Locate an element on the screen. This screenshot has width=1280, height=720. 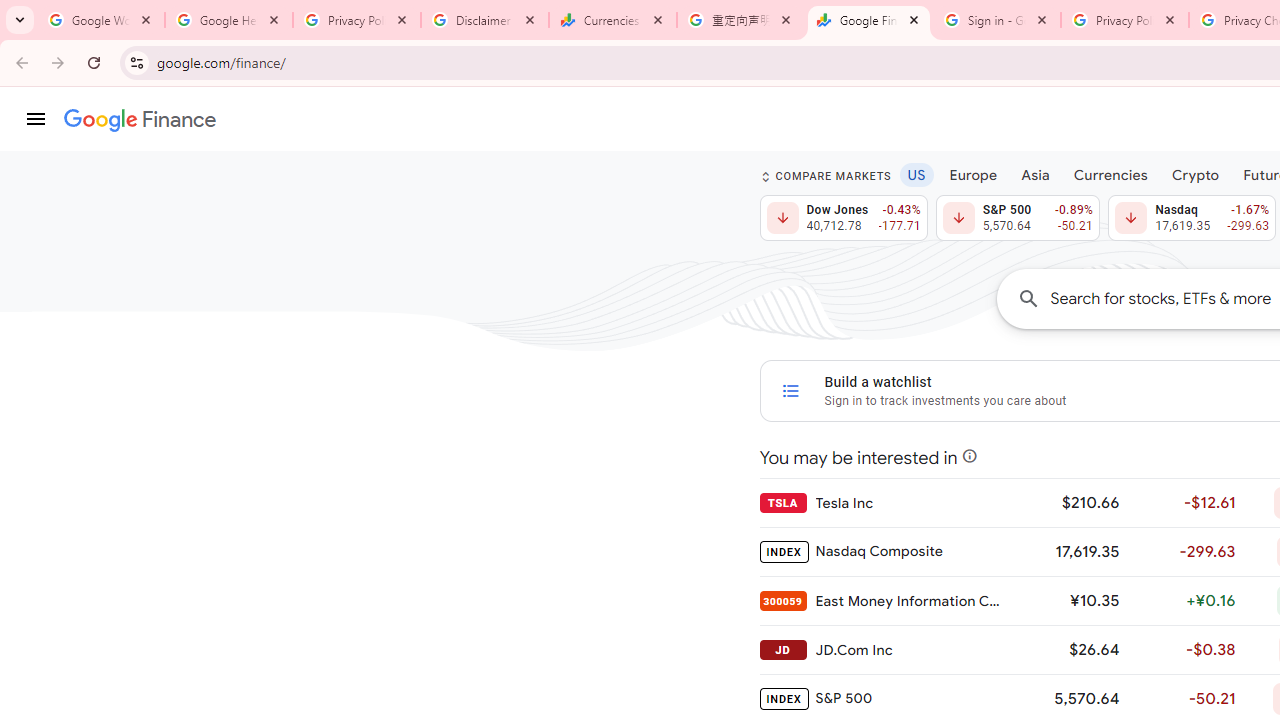
'S&P 500 5,570.64 Down by 0.89% -50.21' is located at coordinates (1017, 218).